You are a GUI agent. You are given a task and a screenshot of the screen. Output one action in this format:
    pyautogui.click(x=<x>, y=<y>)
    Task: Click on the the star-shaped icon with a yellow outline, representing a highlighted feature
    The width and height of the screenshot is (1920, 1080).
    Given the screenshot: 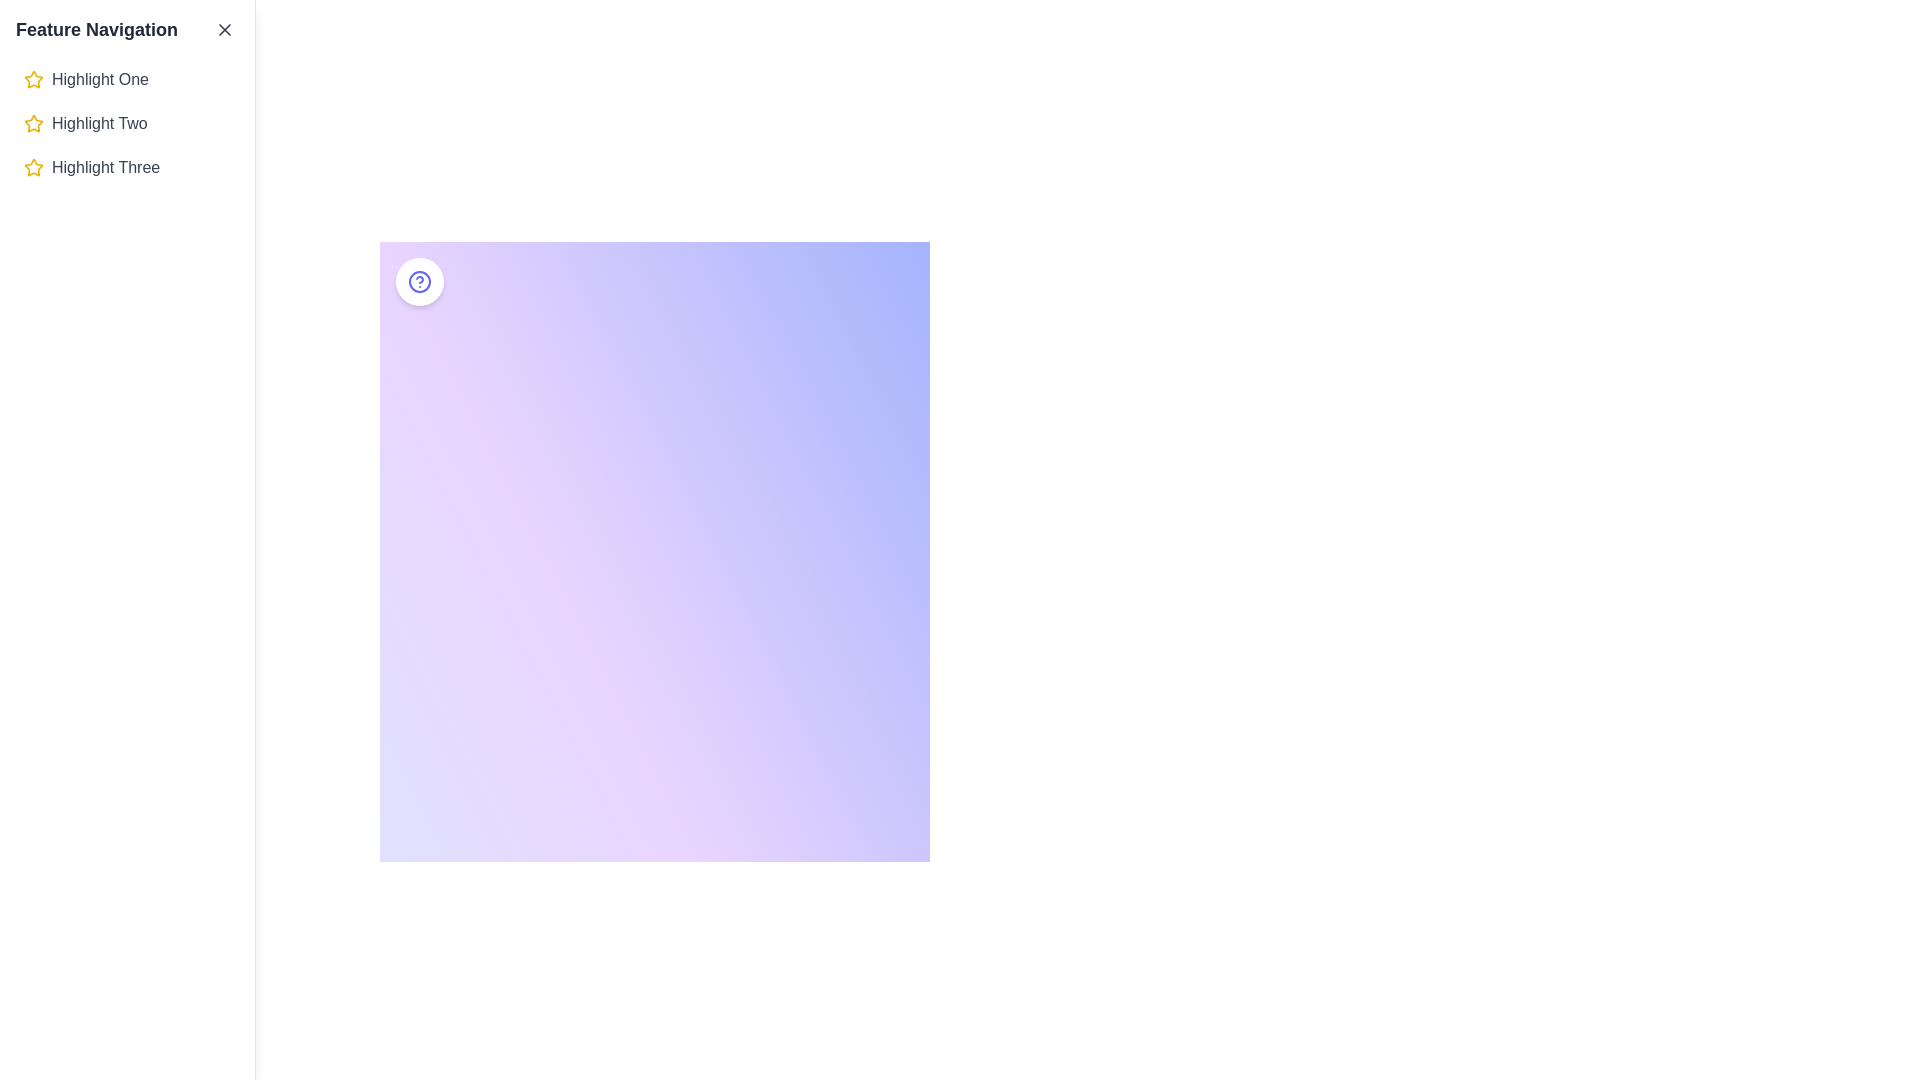 What is the action you would take?
    pyautogui.click(x=33, y=79)
    